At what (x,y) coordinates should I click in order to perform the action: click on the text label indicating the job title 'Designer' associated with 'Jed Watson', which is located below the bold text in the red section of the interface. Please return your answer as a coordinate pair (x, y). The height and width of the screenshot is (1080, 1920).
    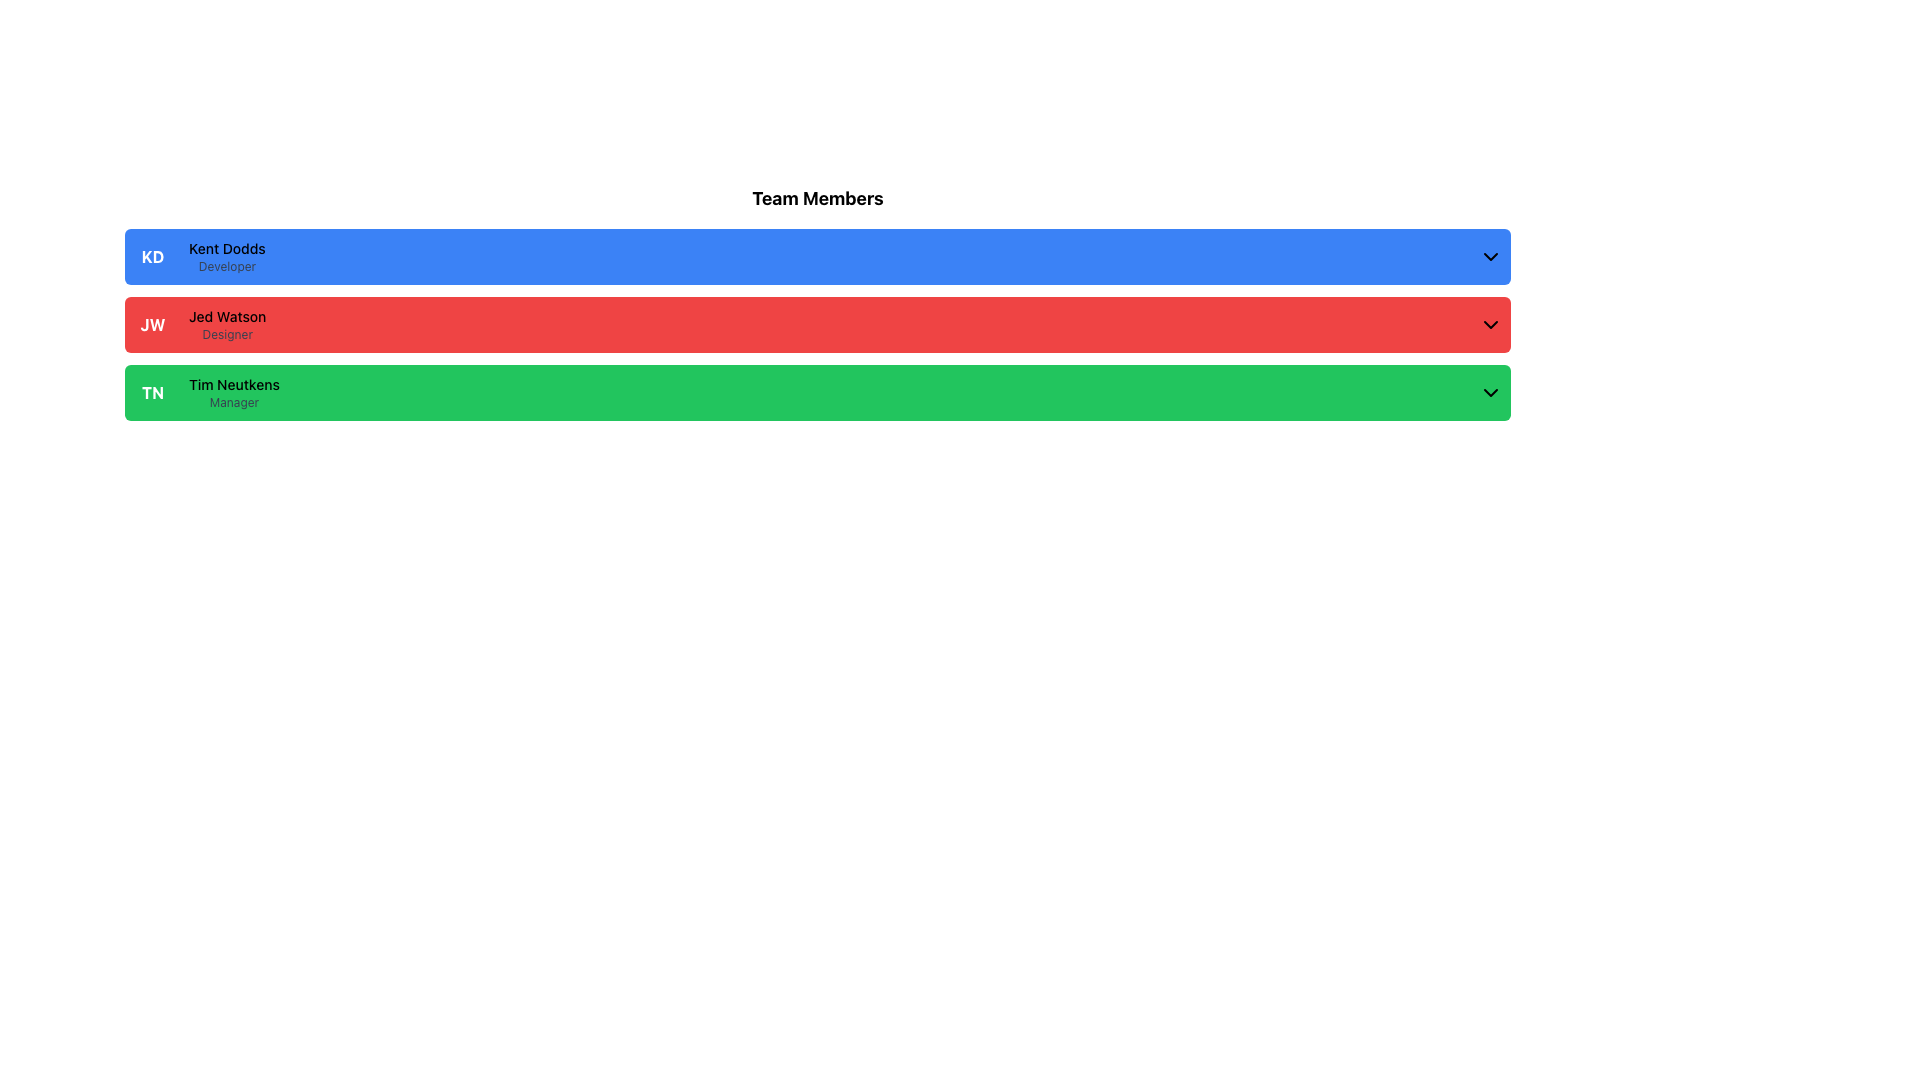
    Looking at the image, I should click on (227, 334).